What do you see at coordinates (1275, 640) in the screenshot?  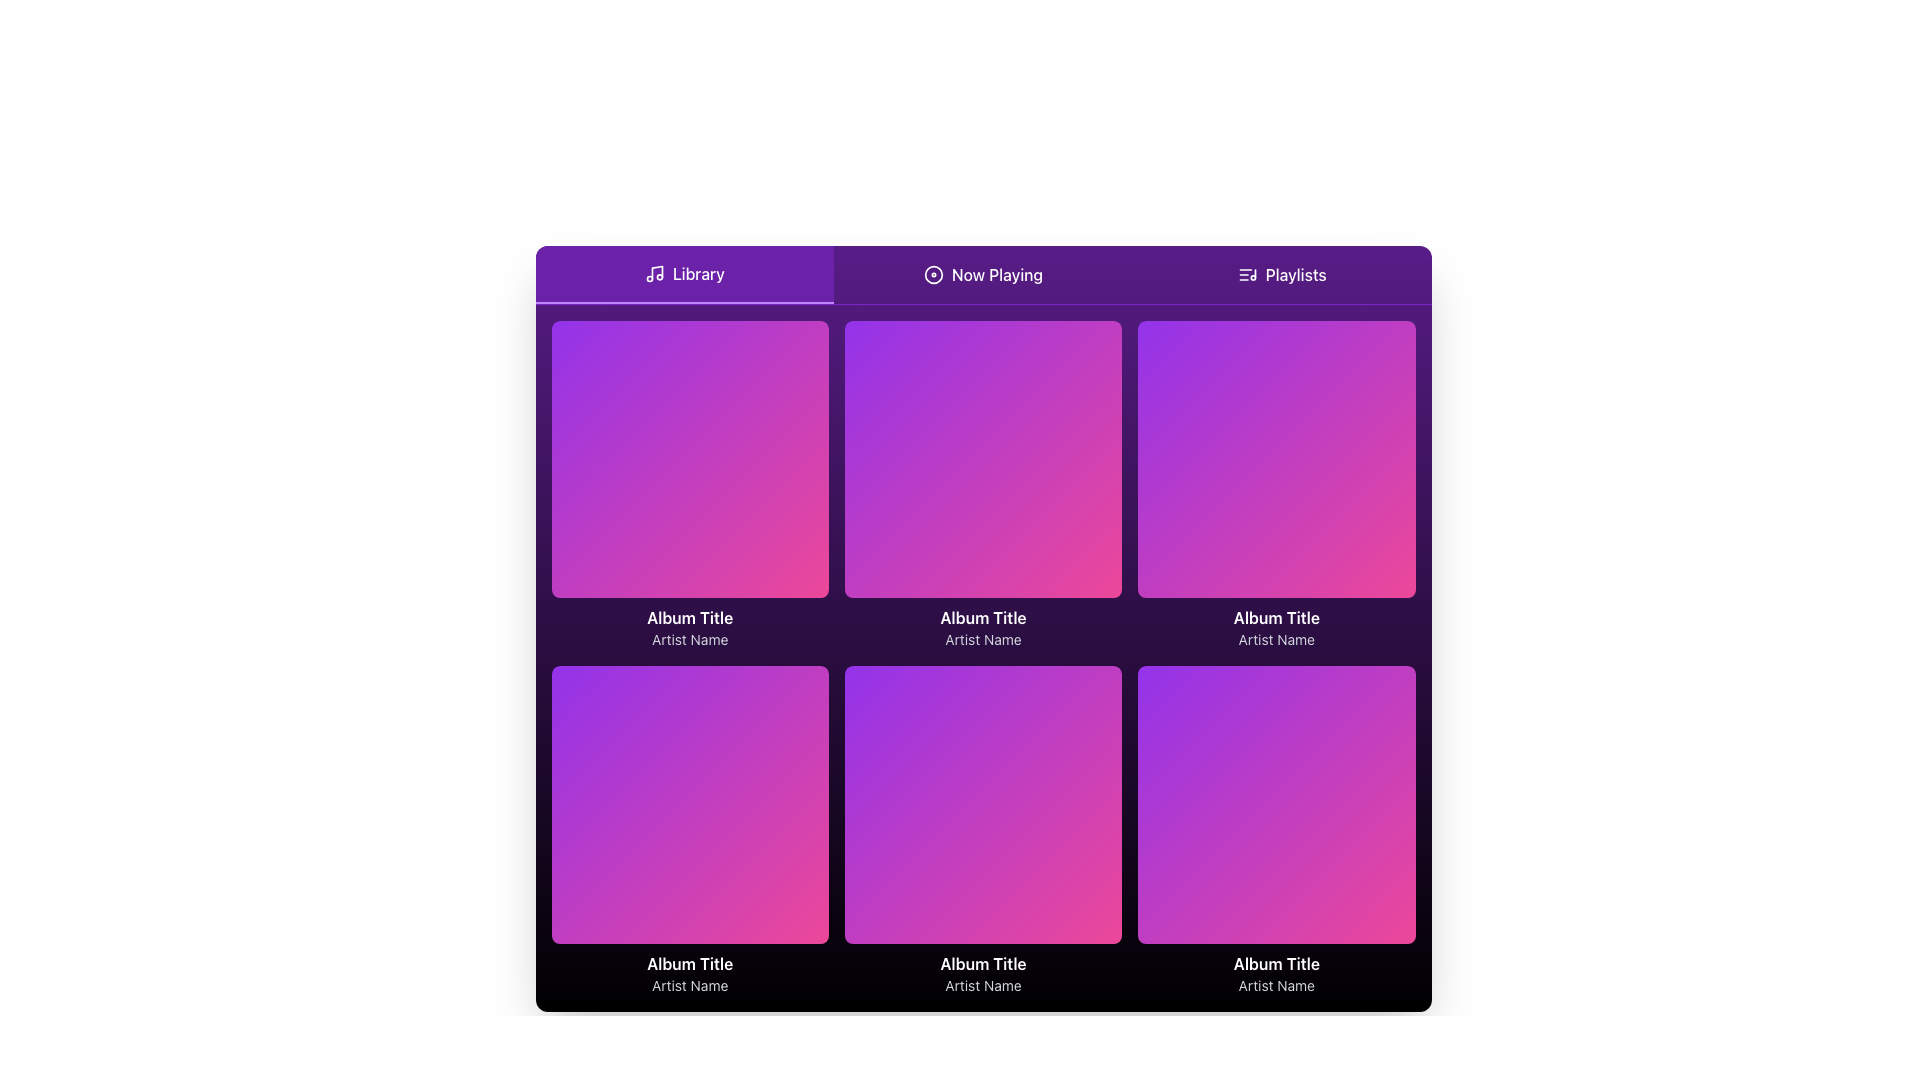 I see `the static label that reads 'Artist Name', which is styled in a small, light gray font and located below the bold 'Album Title' text in the album cover section` at bounding box center [1275, 640].